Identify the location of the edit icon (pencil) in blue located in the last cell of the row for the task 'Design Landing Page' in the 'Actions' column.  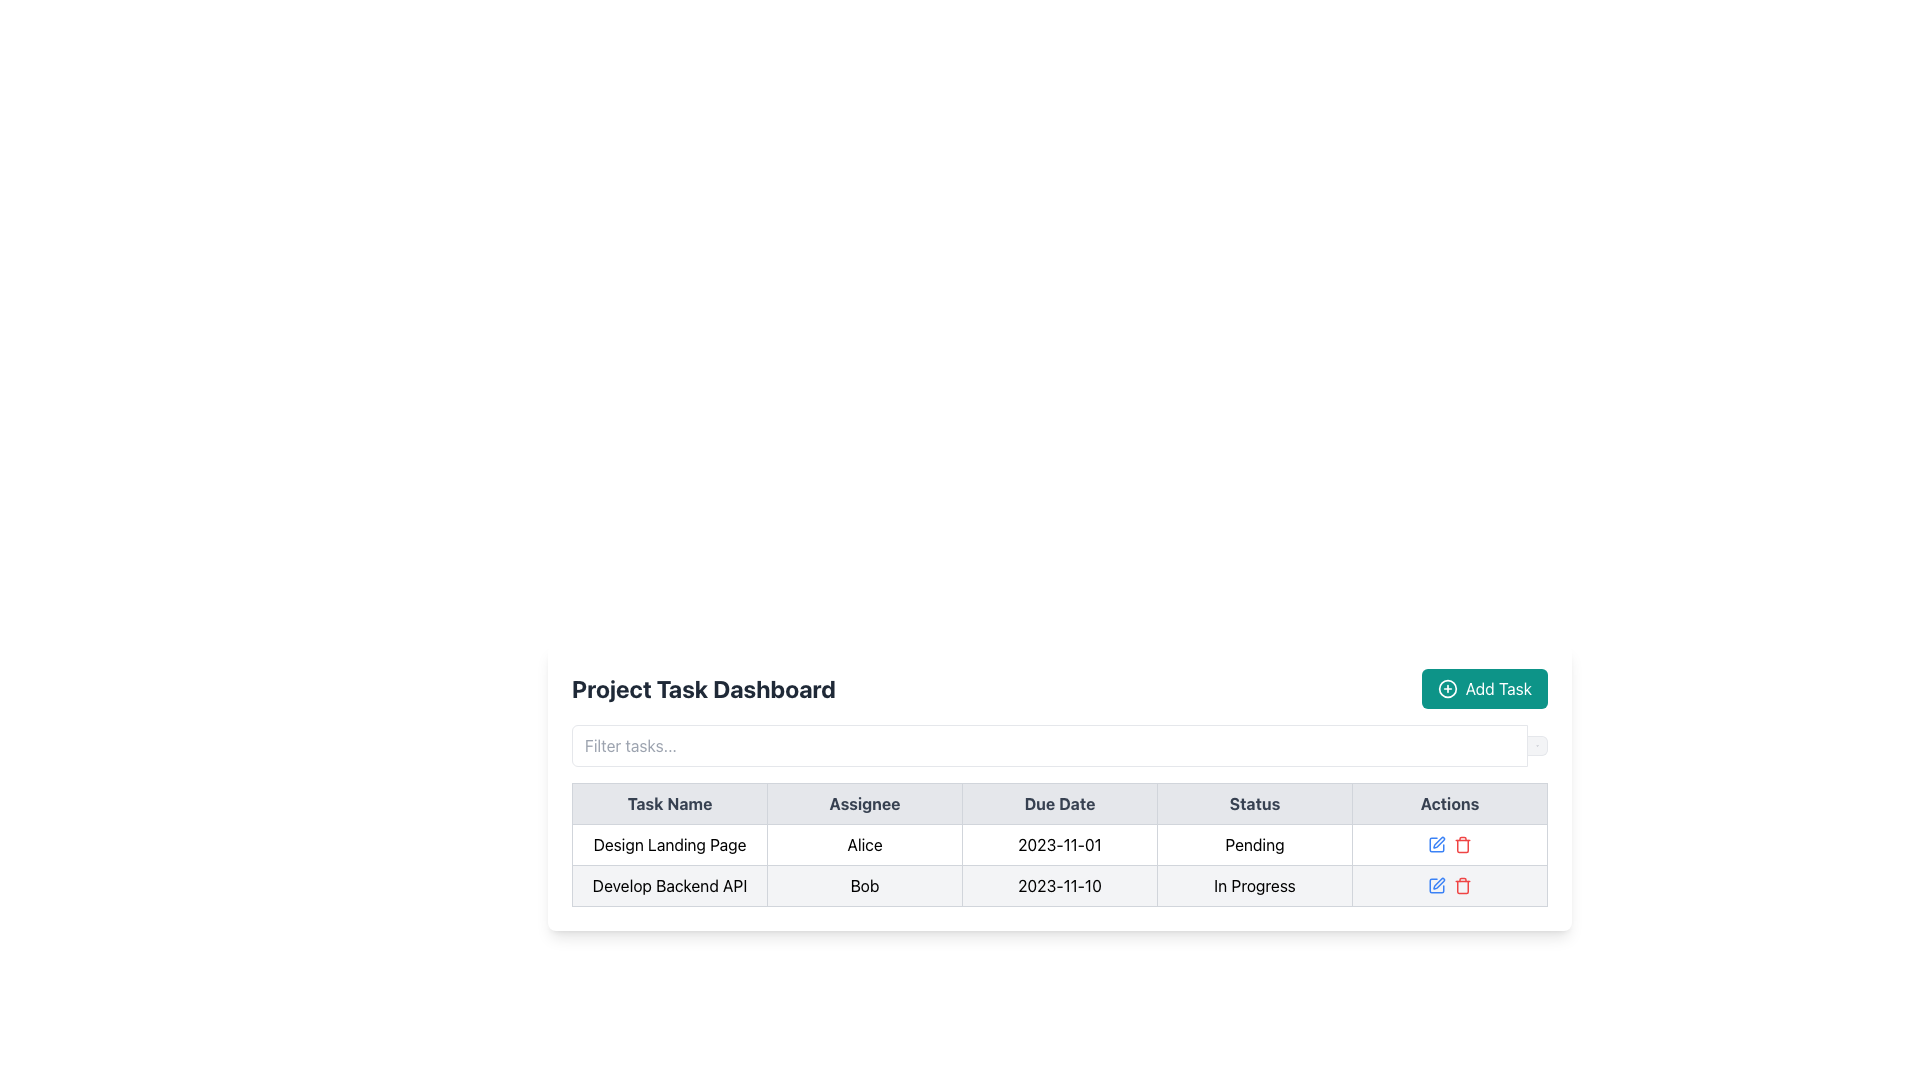
(1449, 844).